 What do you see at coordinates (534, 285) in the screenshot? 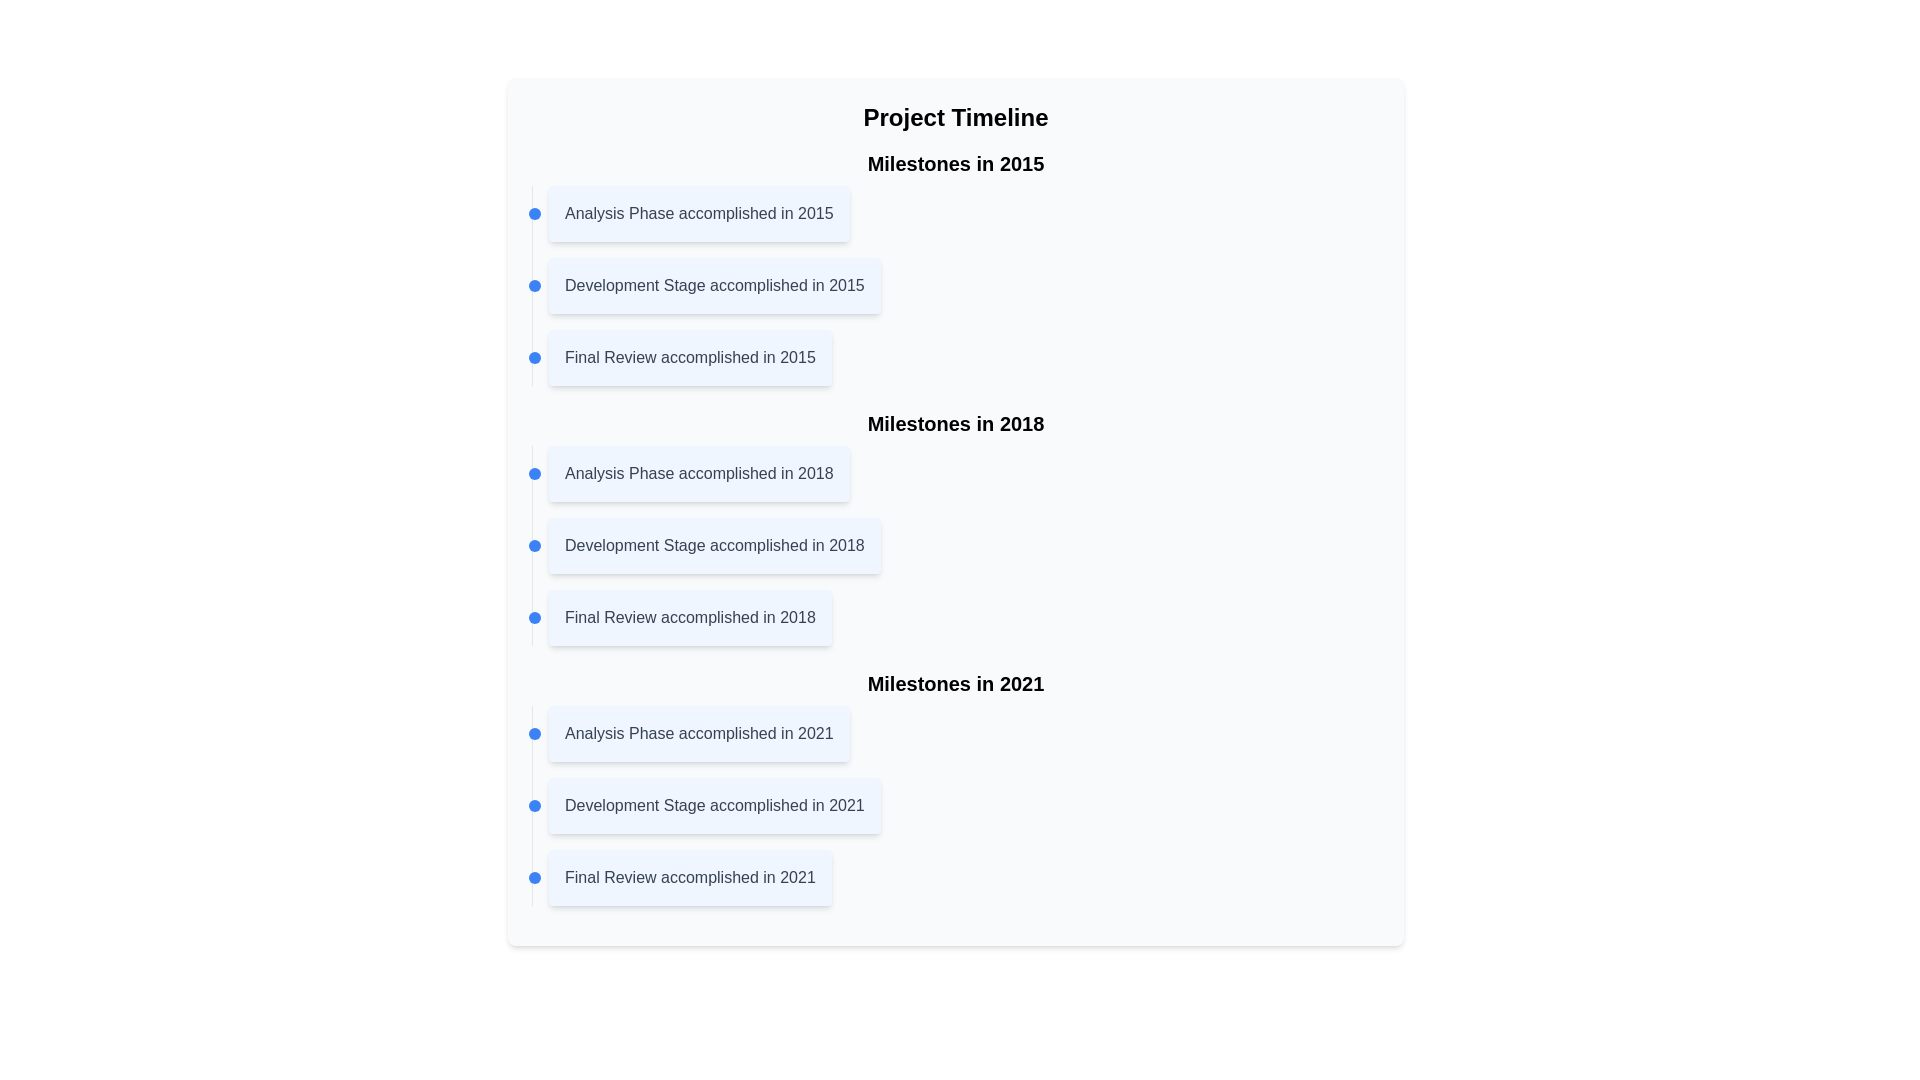
I see `the visual marker indicating the event on the timeline next to the text 'Development Stage accomplished in 2015'` at bounding box center [534, 285].